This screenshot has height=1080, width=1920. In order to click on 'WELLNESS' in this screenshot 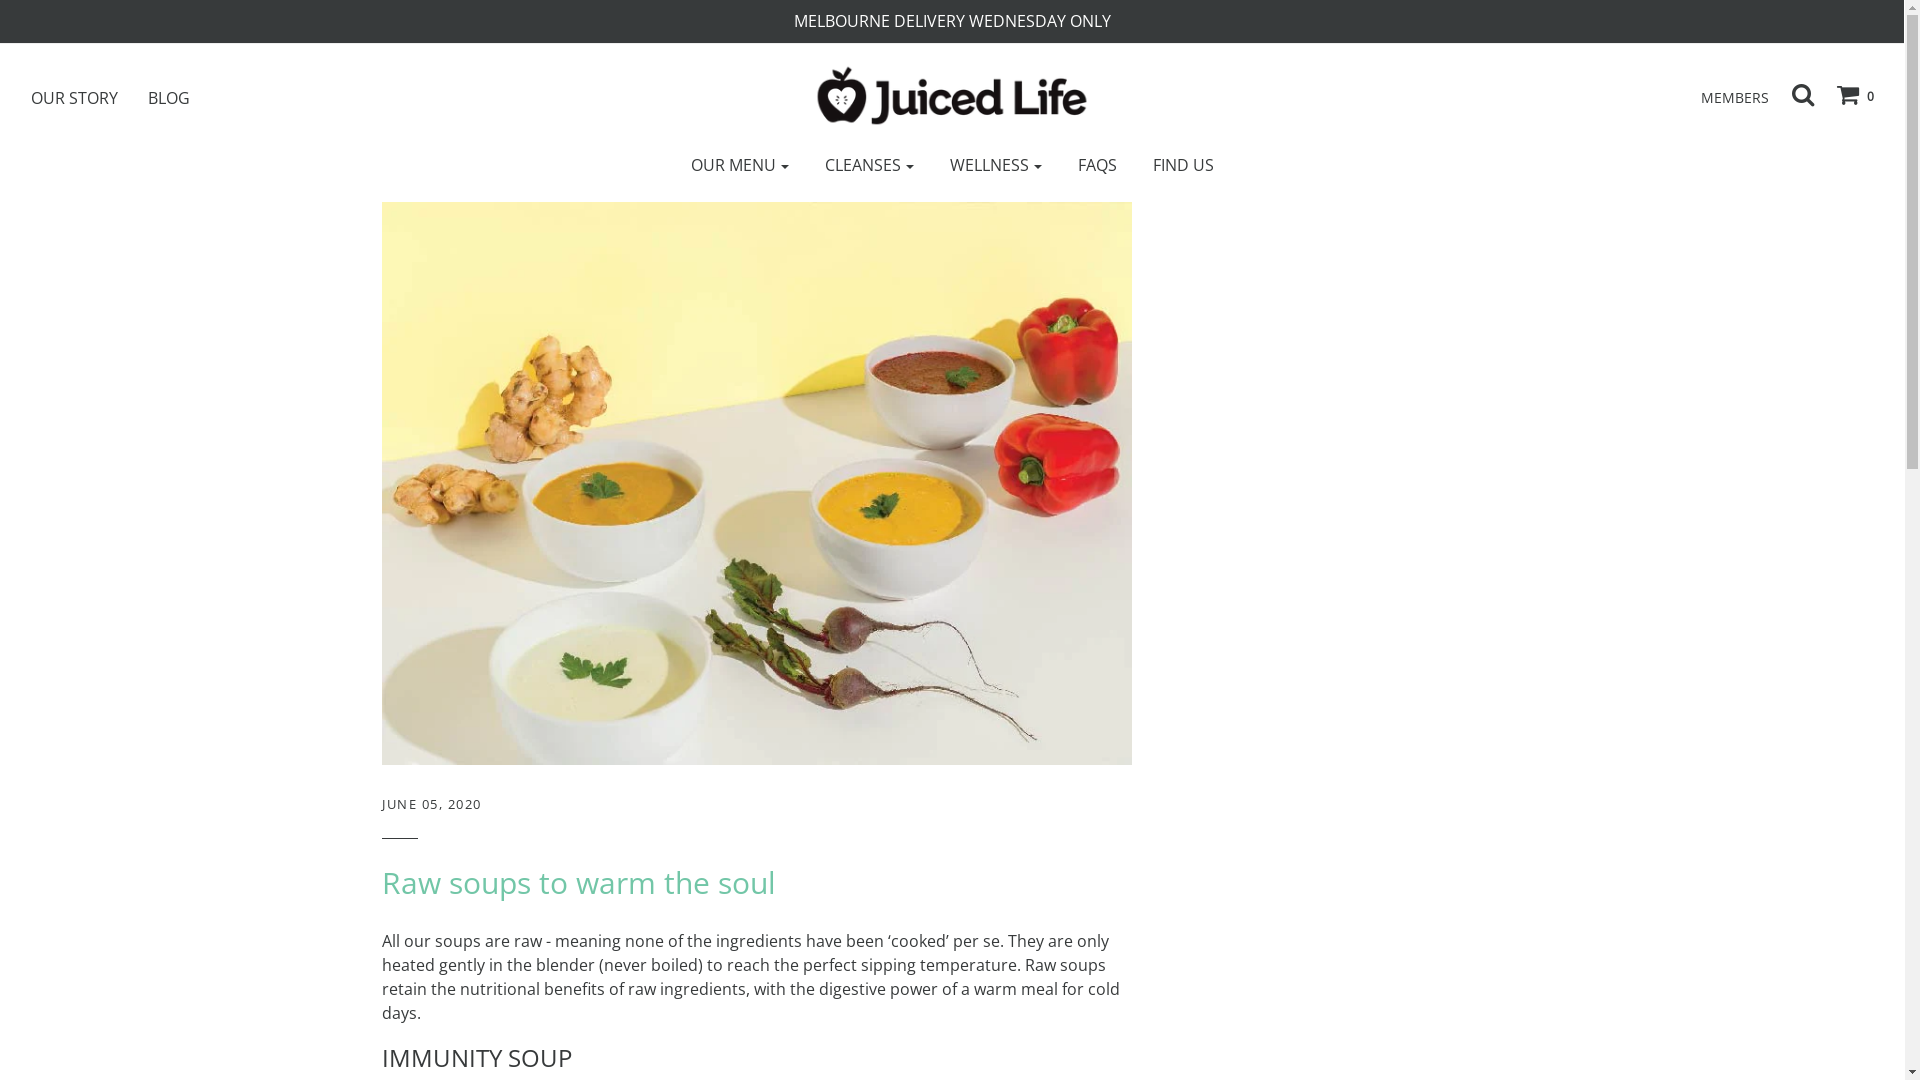, I will do `click(994, 164)`.